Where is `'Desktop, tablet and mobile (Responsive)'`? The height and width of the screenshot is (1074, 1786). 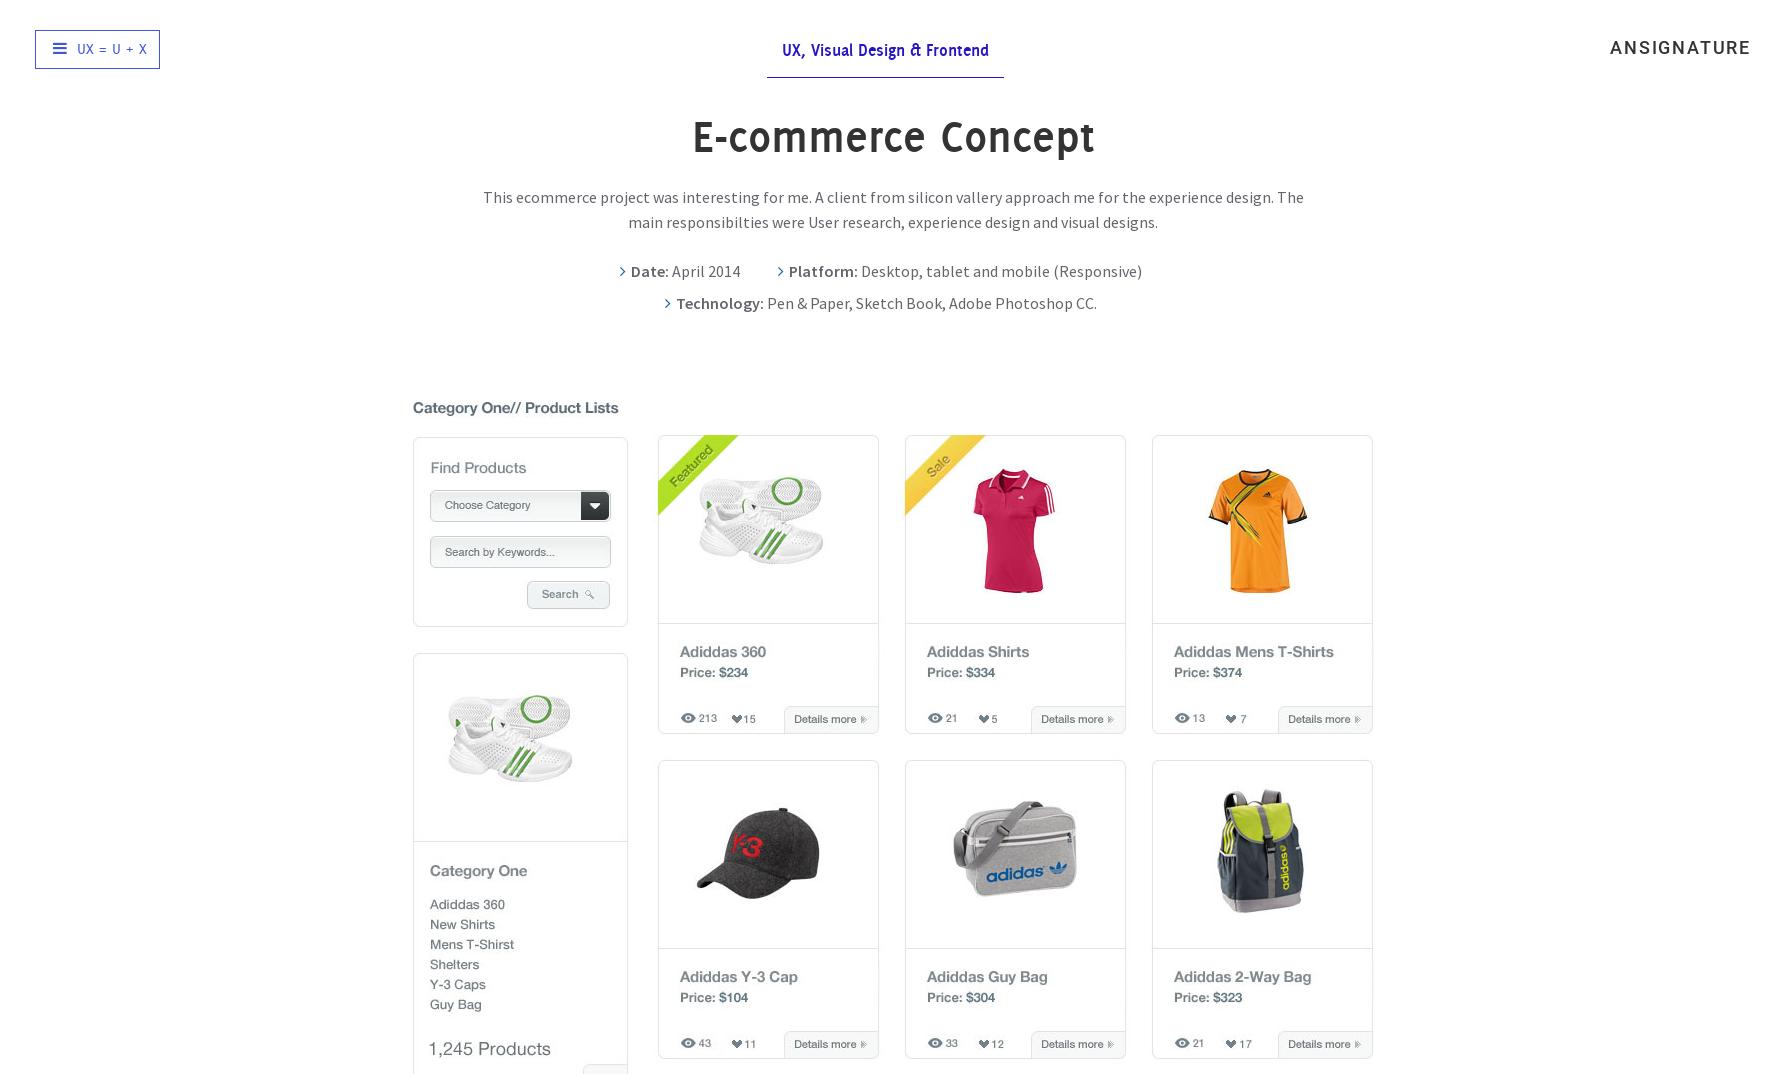
'Desktop, tablet and mobile (Responsive)' is located at coordinates (999, 270).